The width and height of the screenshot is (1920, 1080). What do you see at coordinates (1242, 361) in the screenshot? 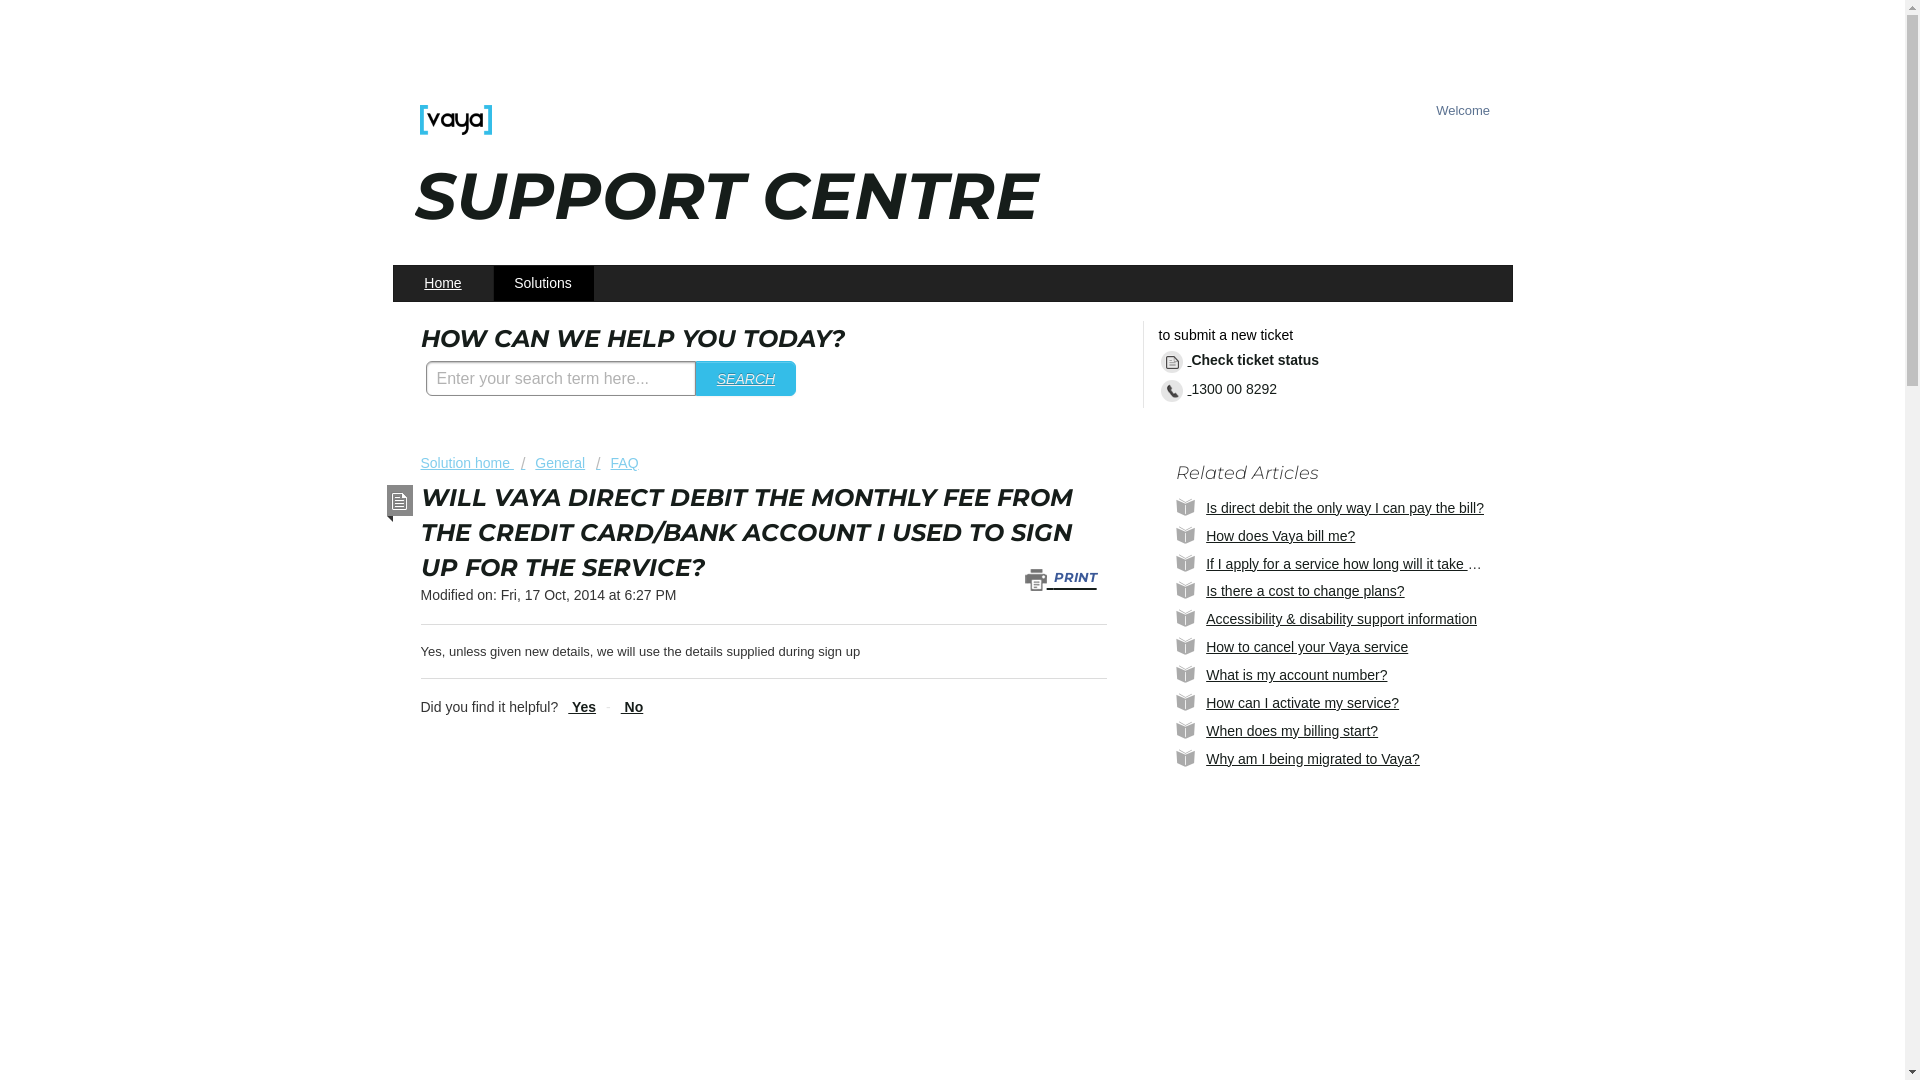
I see `'Check ticket status'` at bounding box center [1242, 361].